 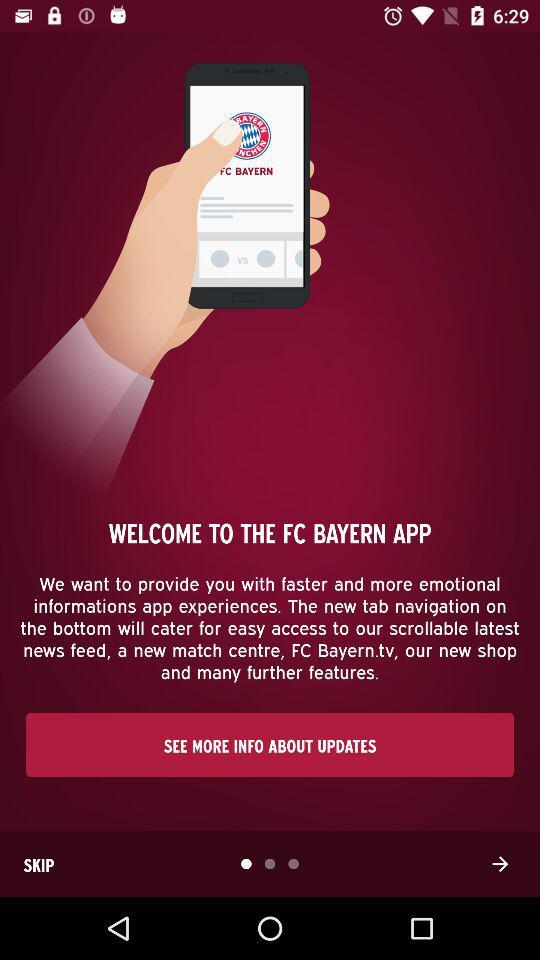 What do you see at coordinates (38, 863) in the screenshot?
I see `skip item` at bounding box center [38, 863].